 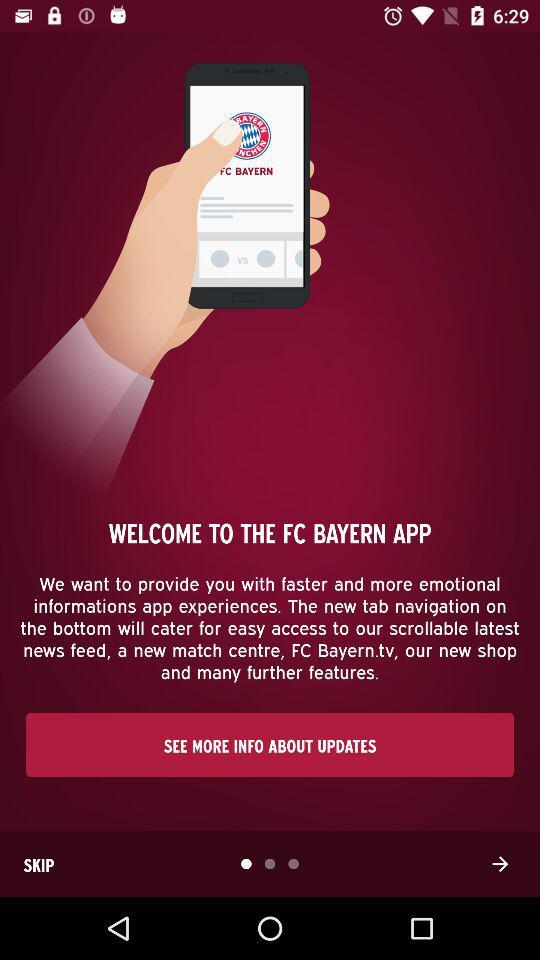 What do you see at coordinates (38, 863) in the screenshot?
I see `skip item` at bounding box center [38, 863].